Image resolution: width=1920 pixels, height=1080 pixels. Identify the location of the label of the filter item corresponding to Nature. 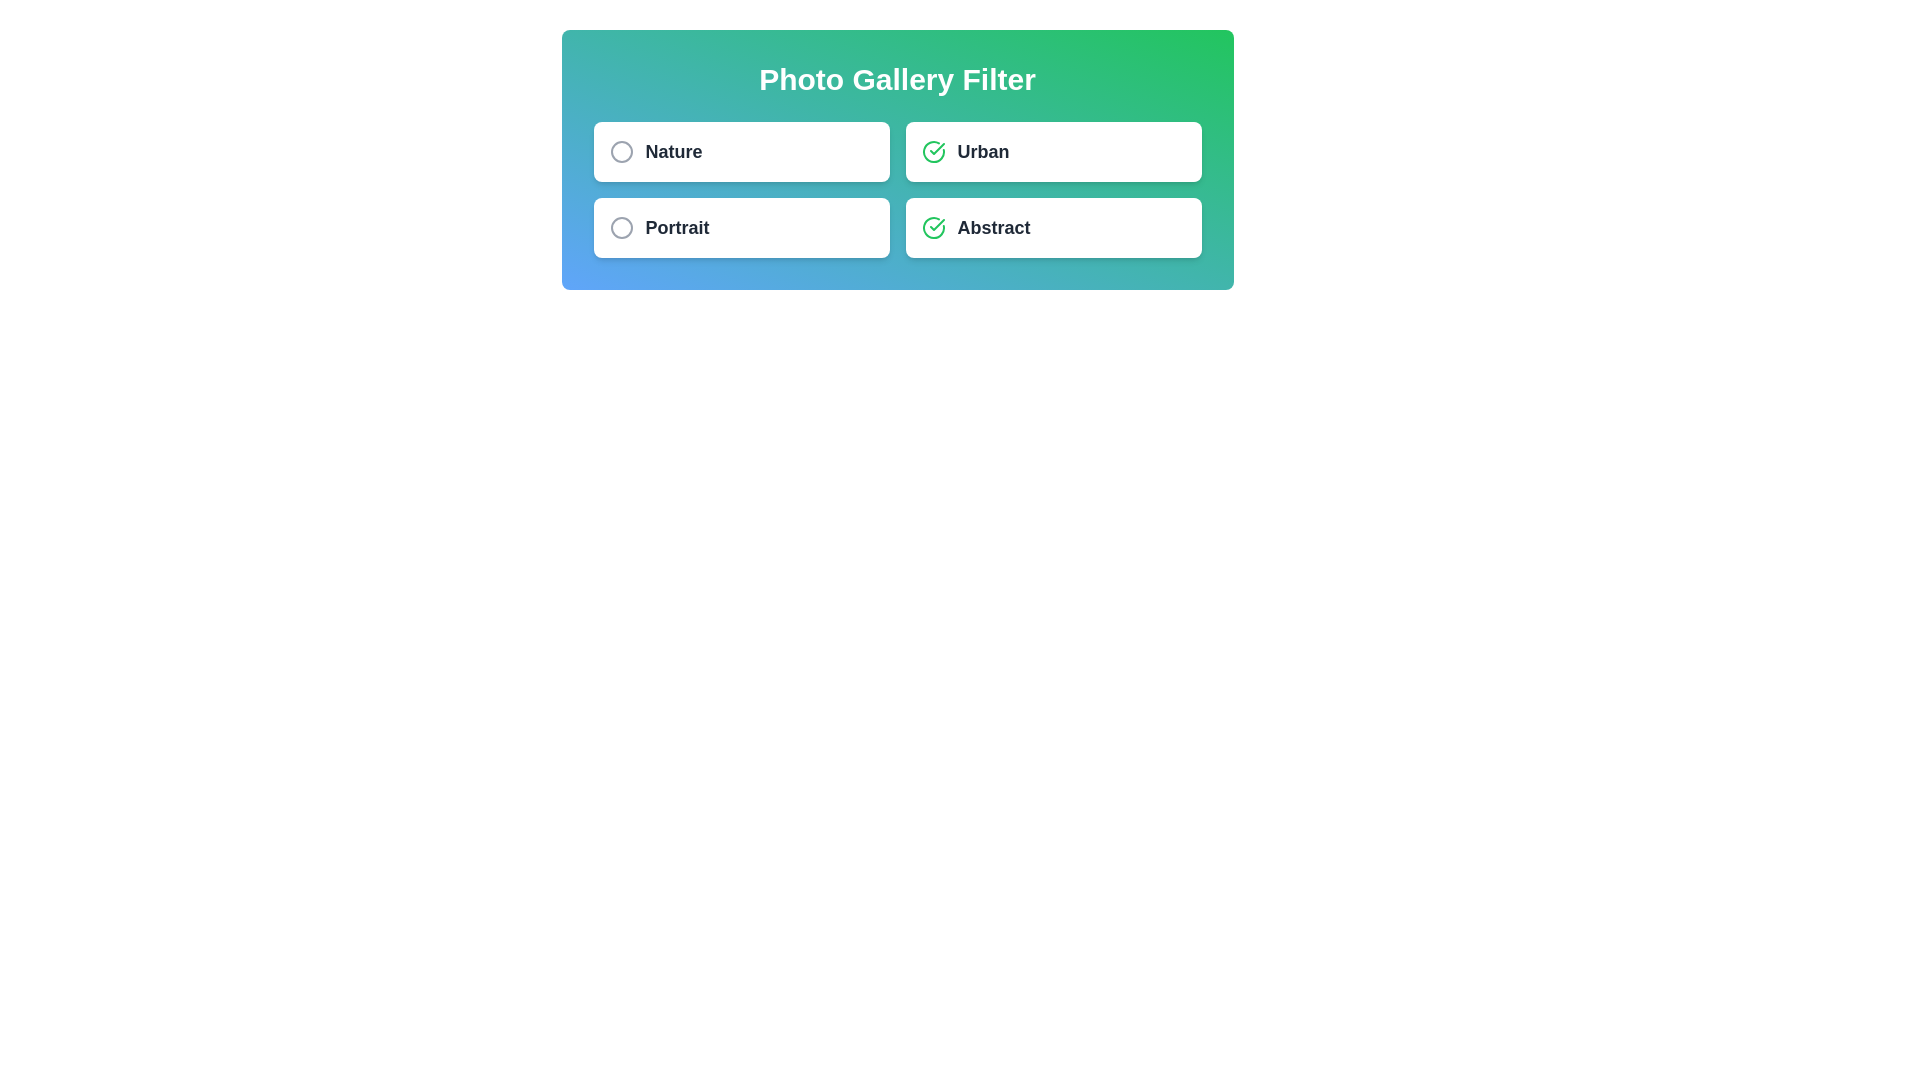
(673, 150).